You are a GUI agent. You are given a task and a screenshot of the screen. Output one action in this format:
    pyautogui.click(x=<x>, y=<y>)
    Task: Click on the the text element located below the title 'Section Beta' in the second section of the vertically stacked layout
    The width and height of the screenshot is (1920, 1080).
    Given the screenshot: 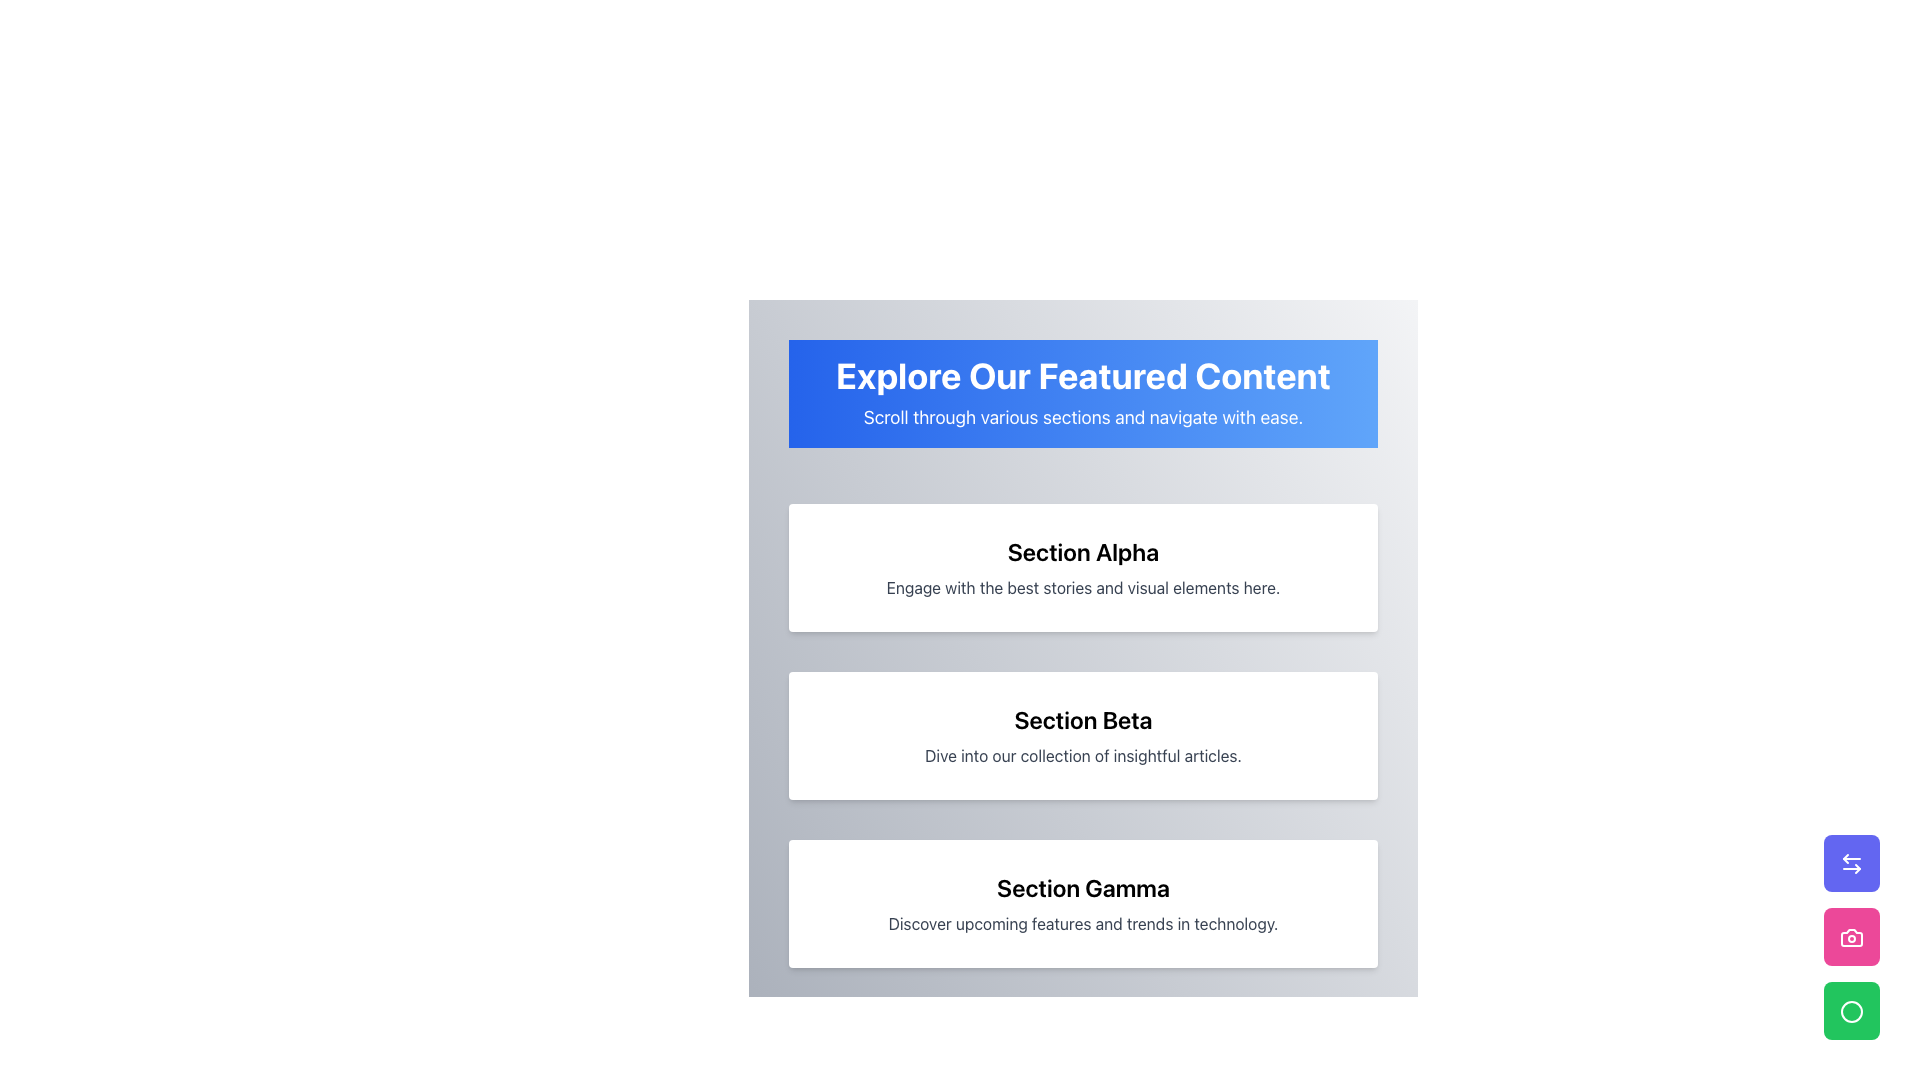 What is the action you would take?
    pyautogui.click(x=1082, y=756)
    